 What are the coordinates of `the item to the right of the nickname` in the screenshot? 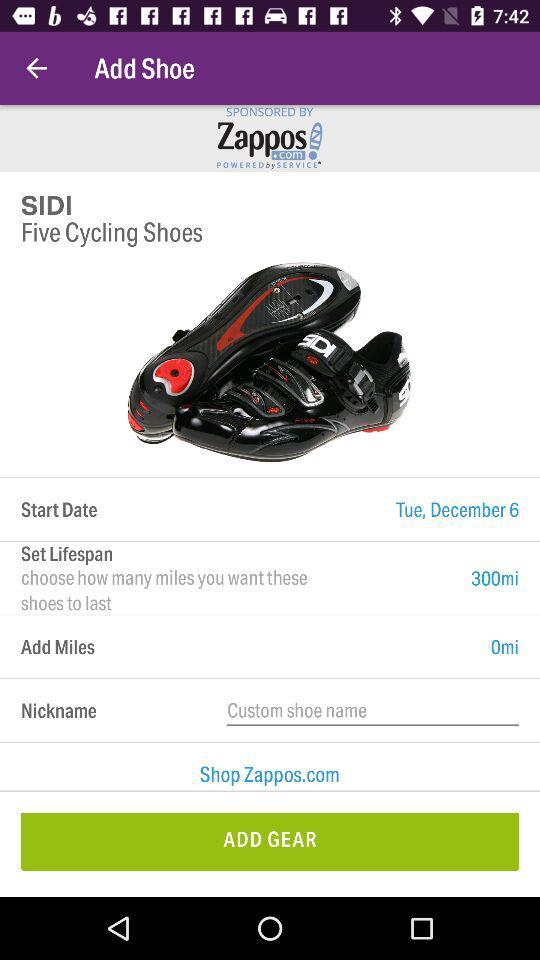 It's located at (373, 710).